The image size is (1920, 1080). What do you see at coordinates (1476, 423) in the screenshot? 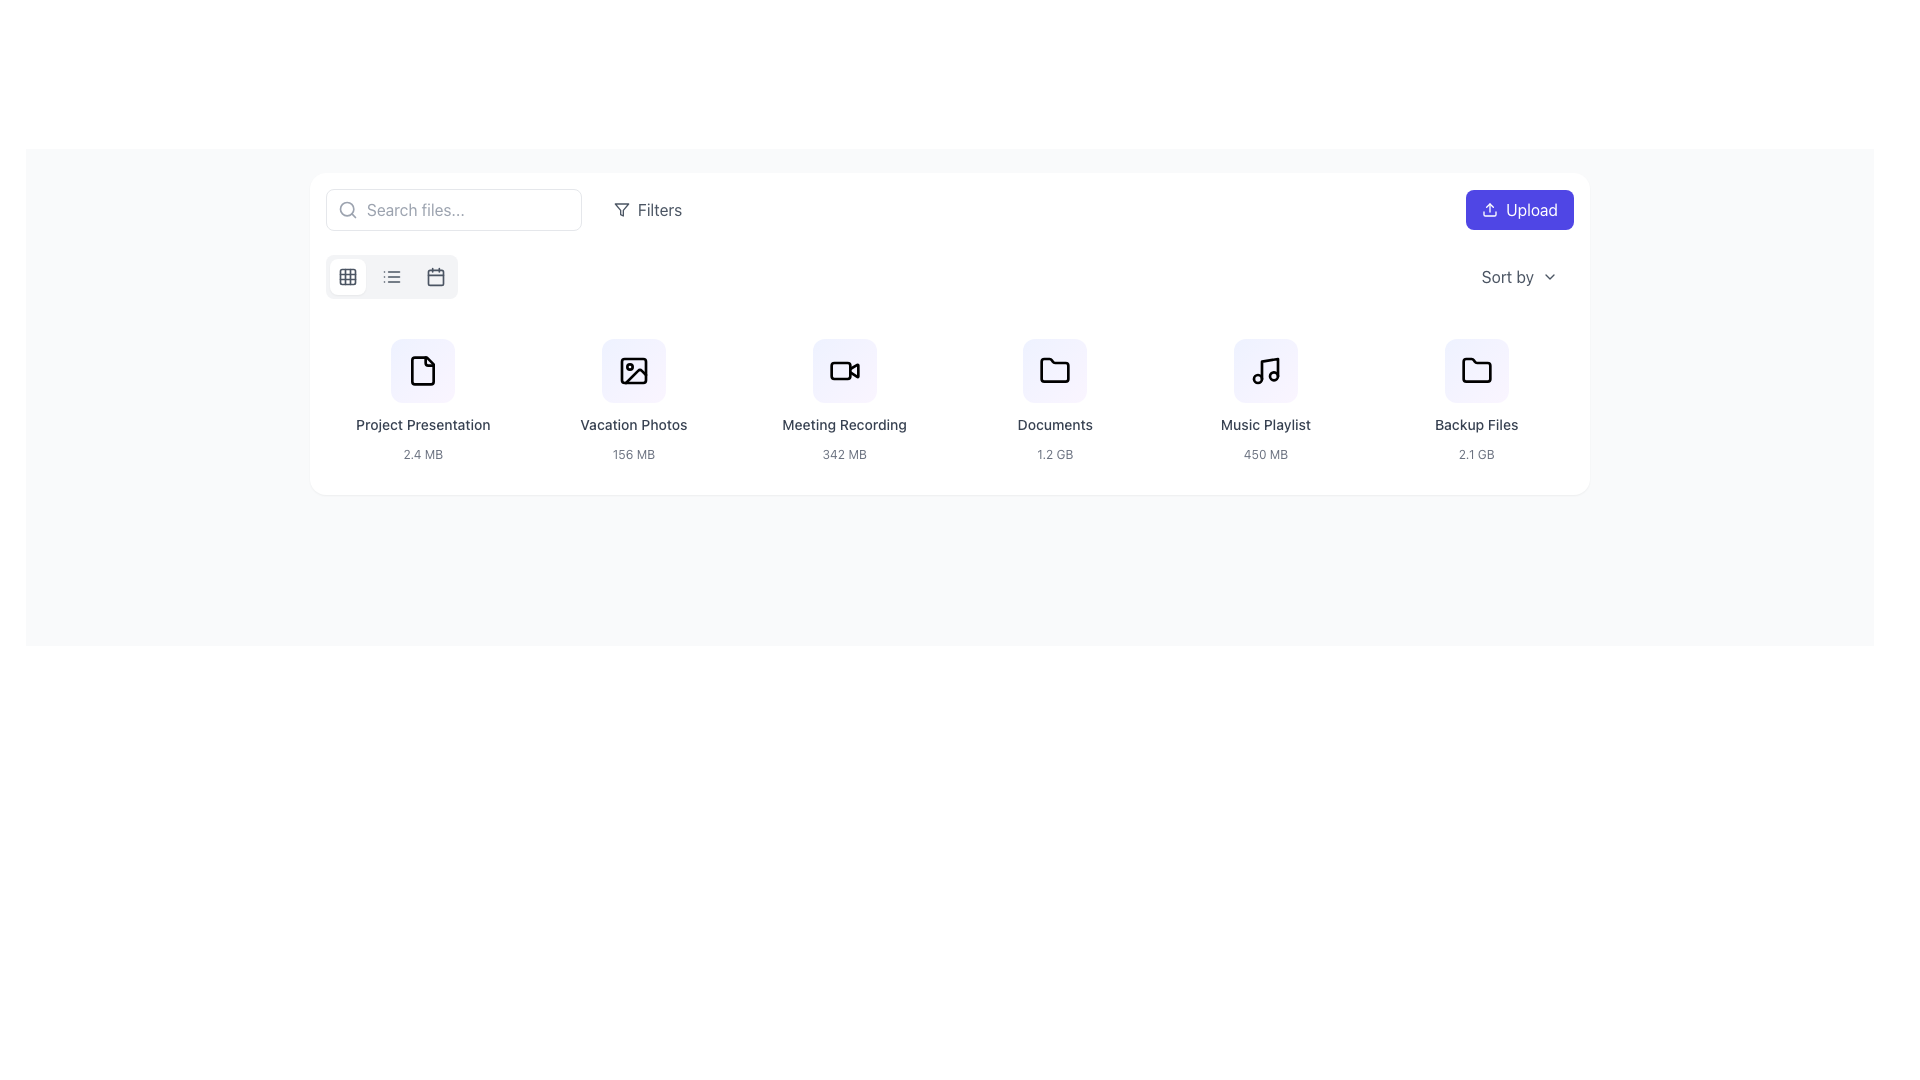
I see `the text label displaying 'Backup Files', which is a small-sized, centrally aligned, medium weight, grayish colored text located at the bottom-center of the card above the '2.1 GB' text element` at bounding box center [1476, 423].